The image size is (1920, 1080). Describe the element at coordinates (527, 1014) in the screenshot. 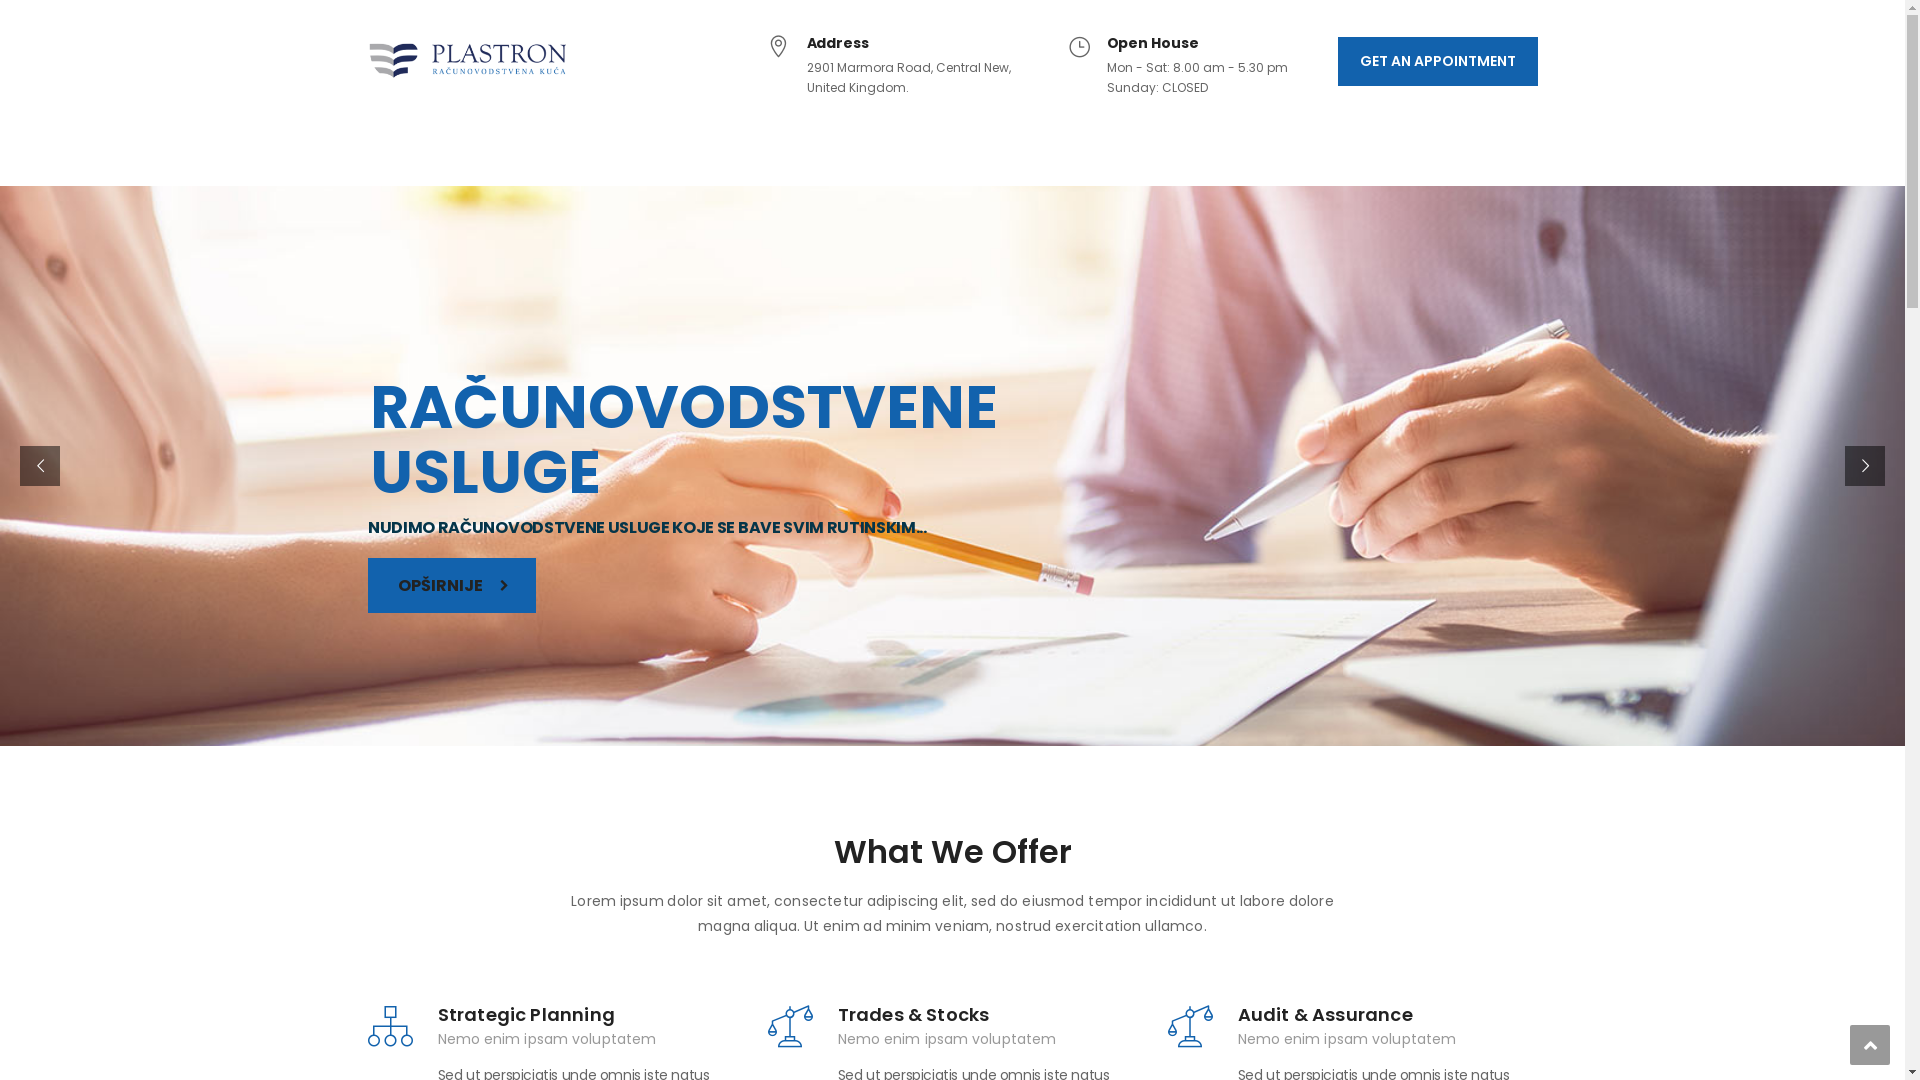

I see `'Strategic Planning'` at that location.